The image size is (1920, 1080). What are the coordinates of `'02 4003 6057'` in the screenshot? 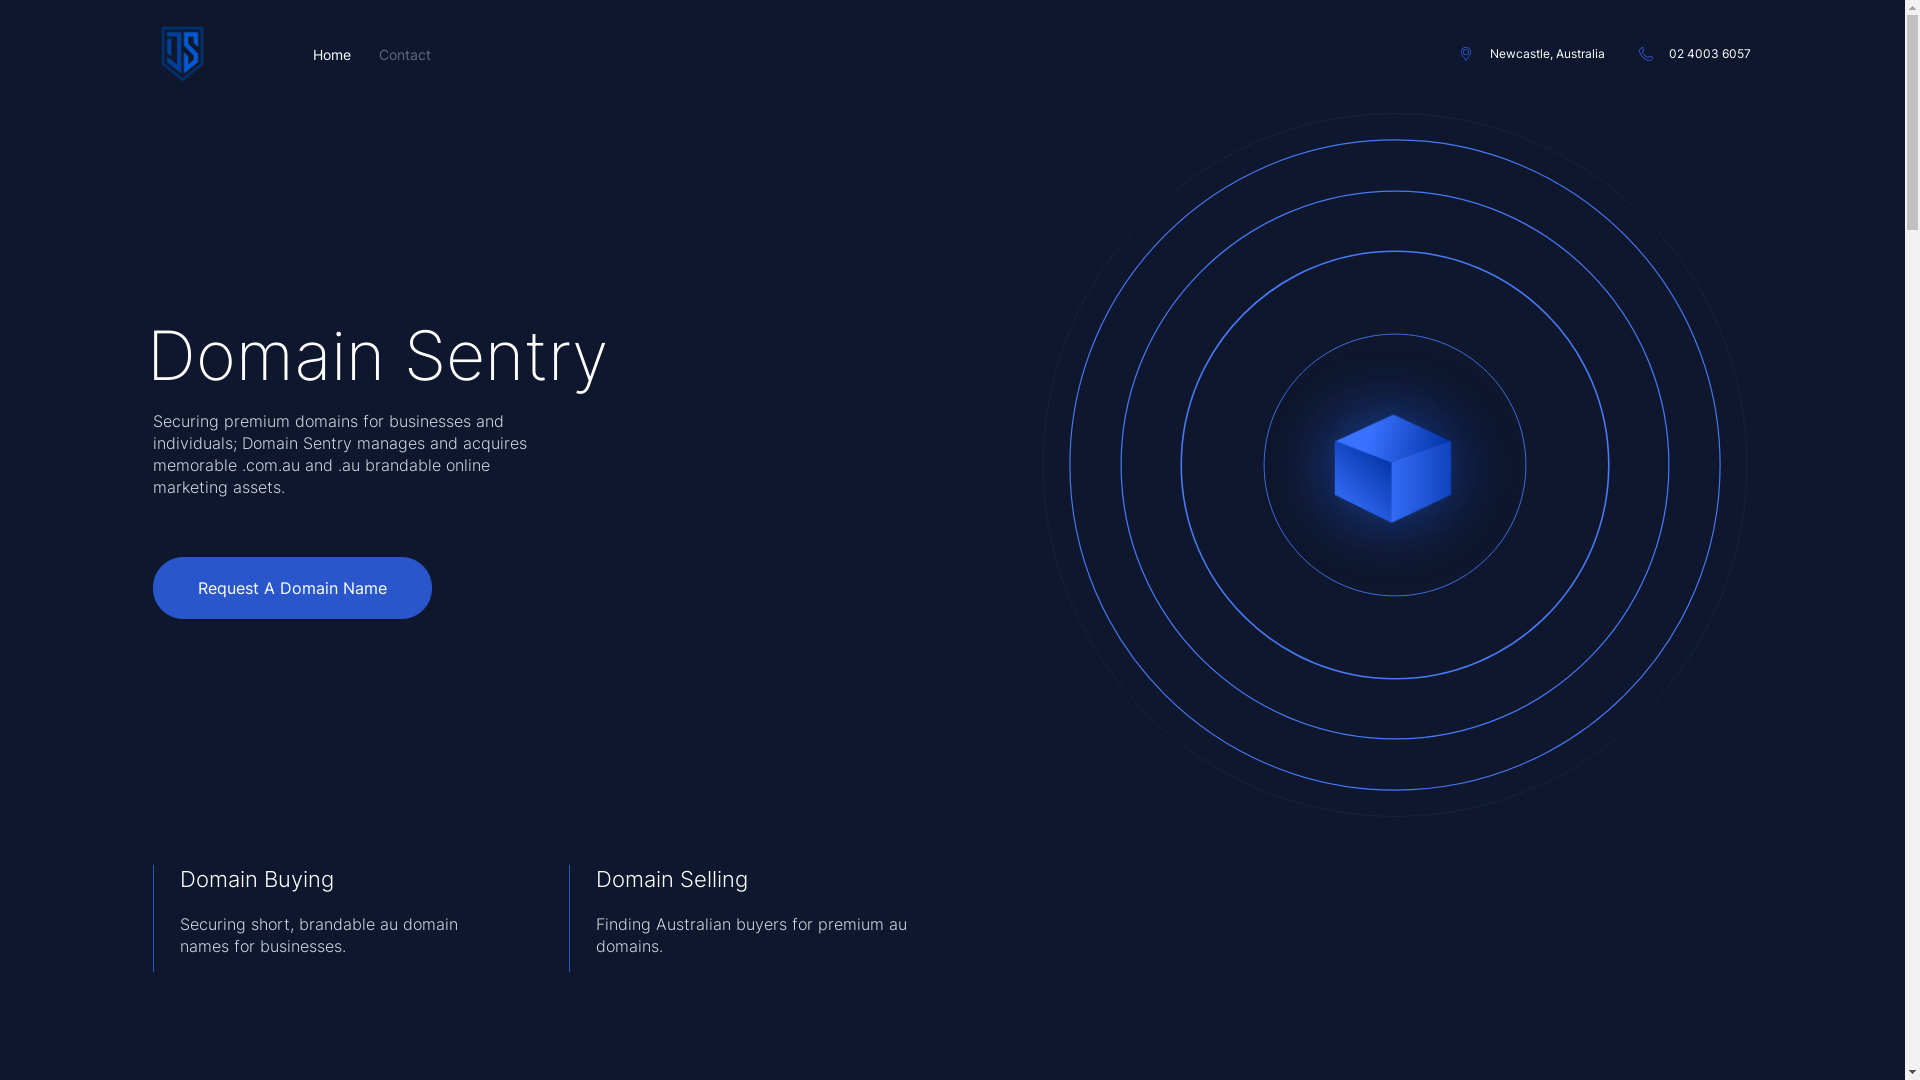 It's located at (1694, 53).